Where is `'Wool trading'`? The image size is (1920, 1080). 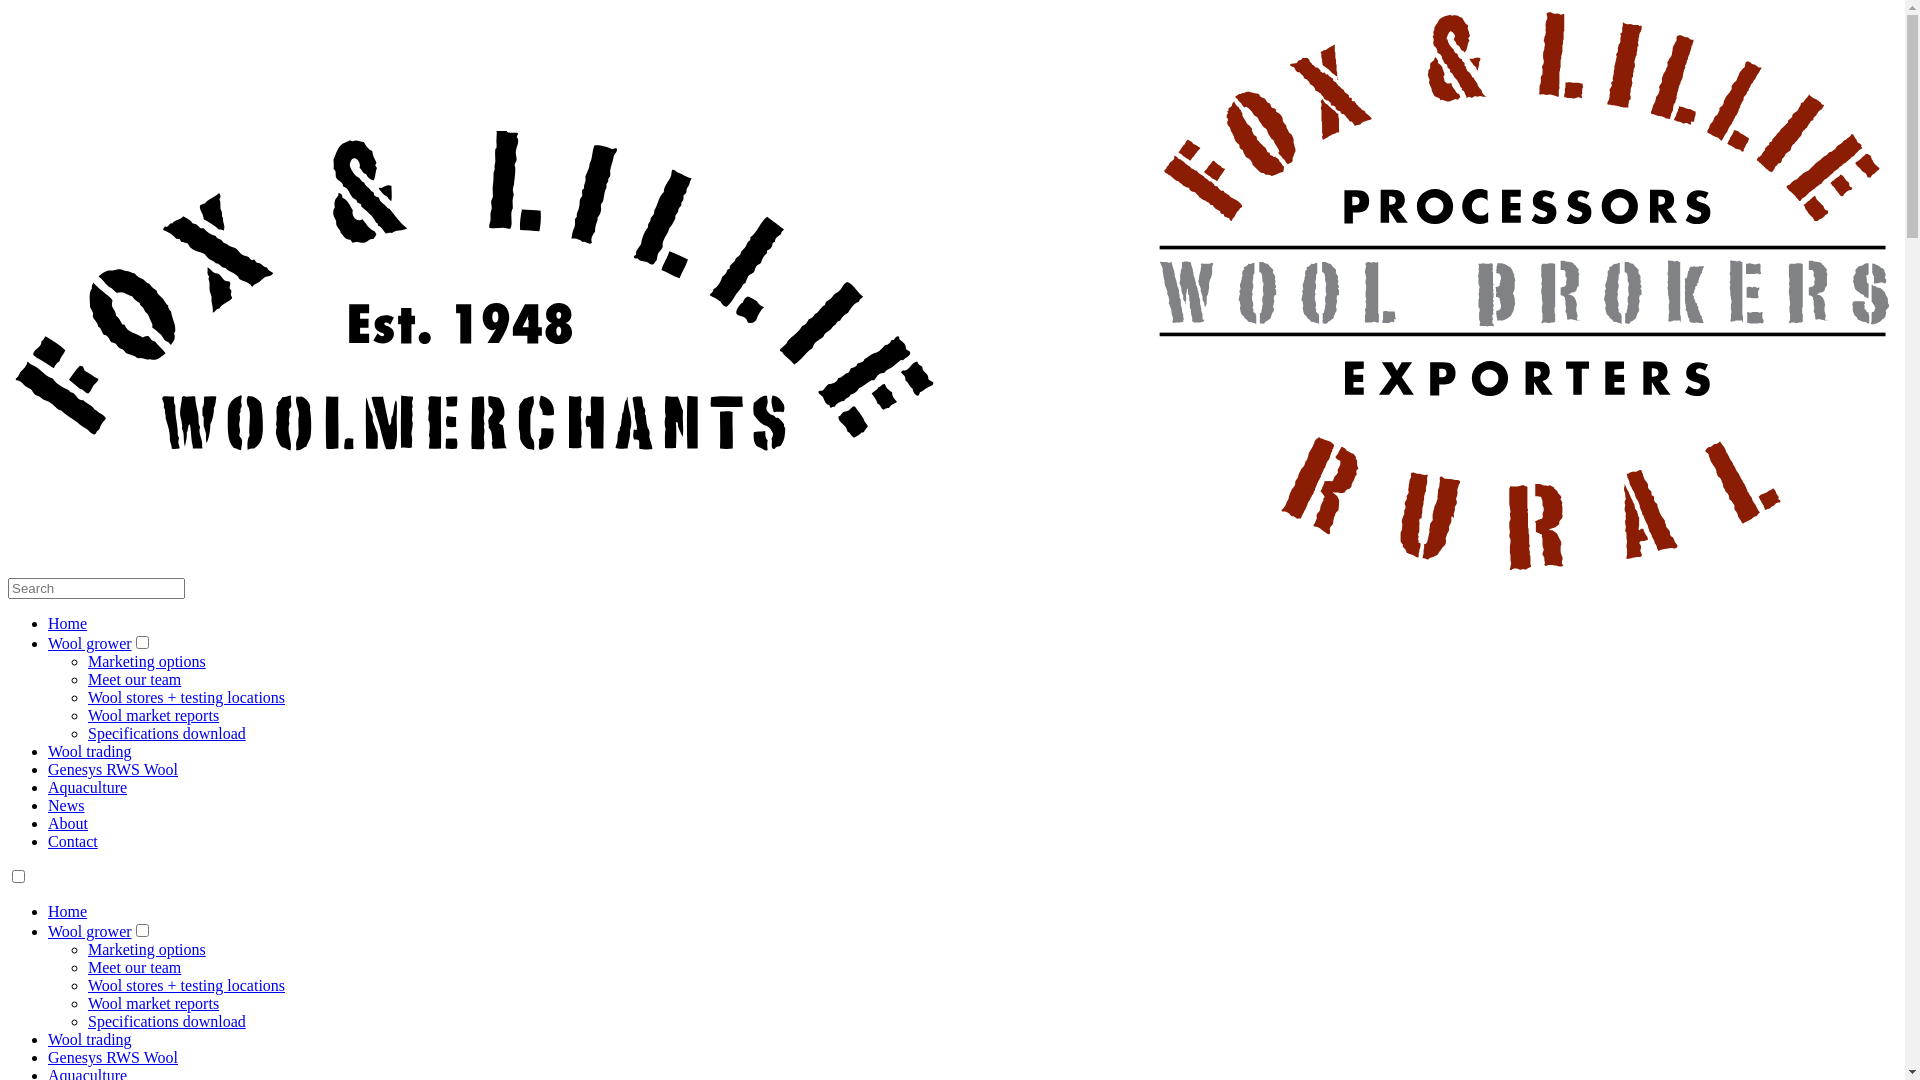 'Wool trading' is located at coordinates (48, 751).